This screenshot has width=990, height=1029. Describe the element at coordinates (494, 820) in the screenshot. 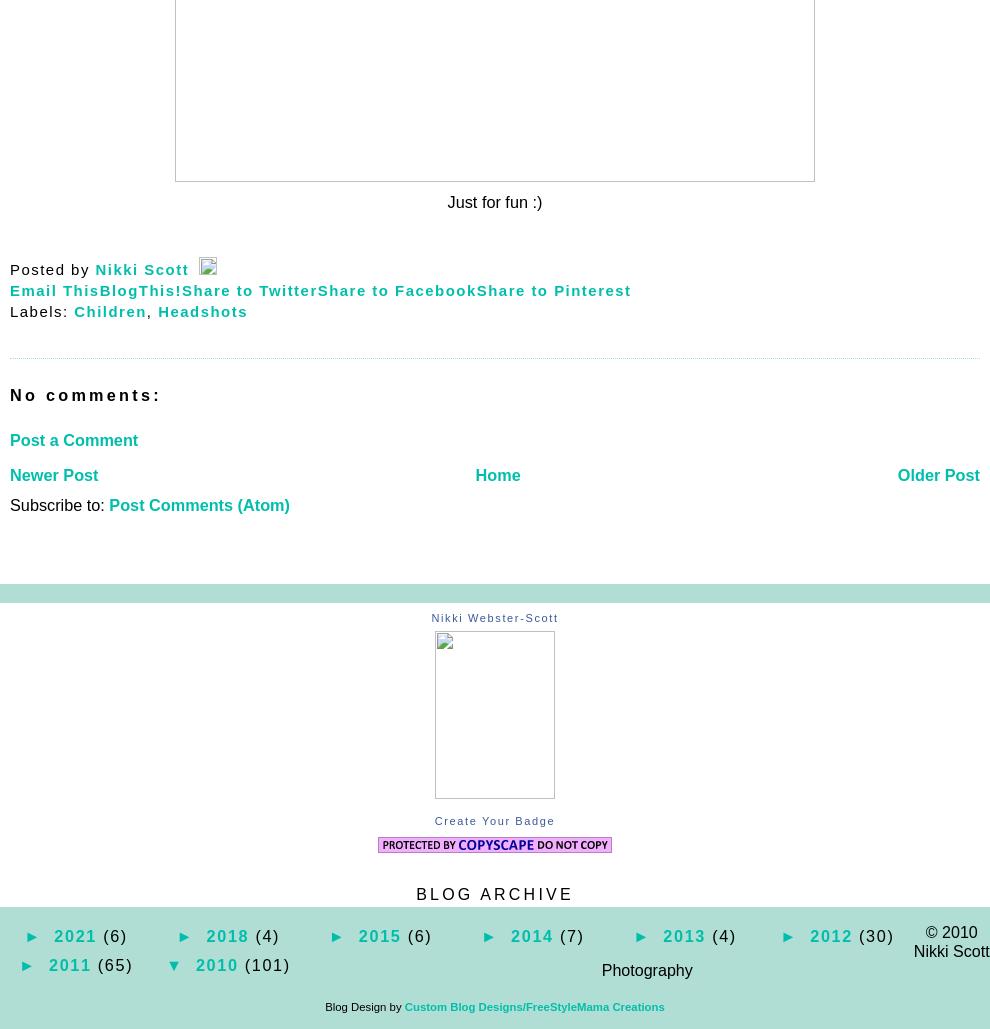

I see `'Create Your Badge'` at that location.